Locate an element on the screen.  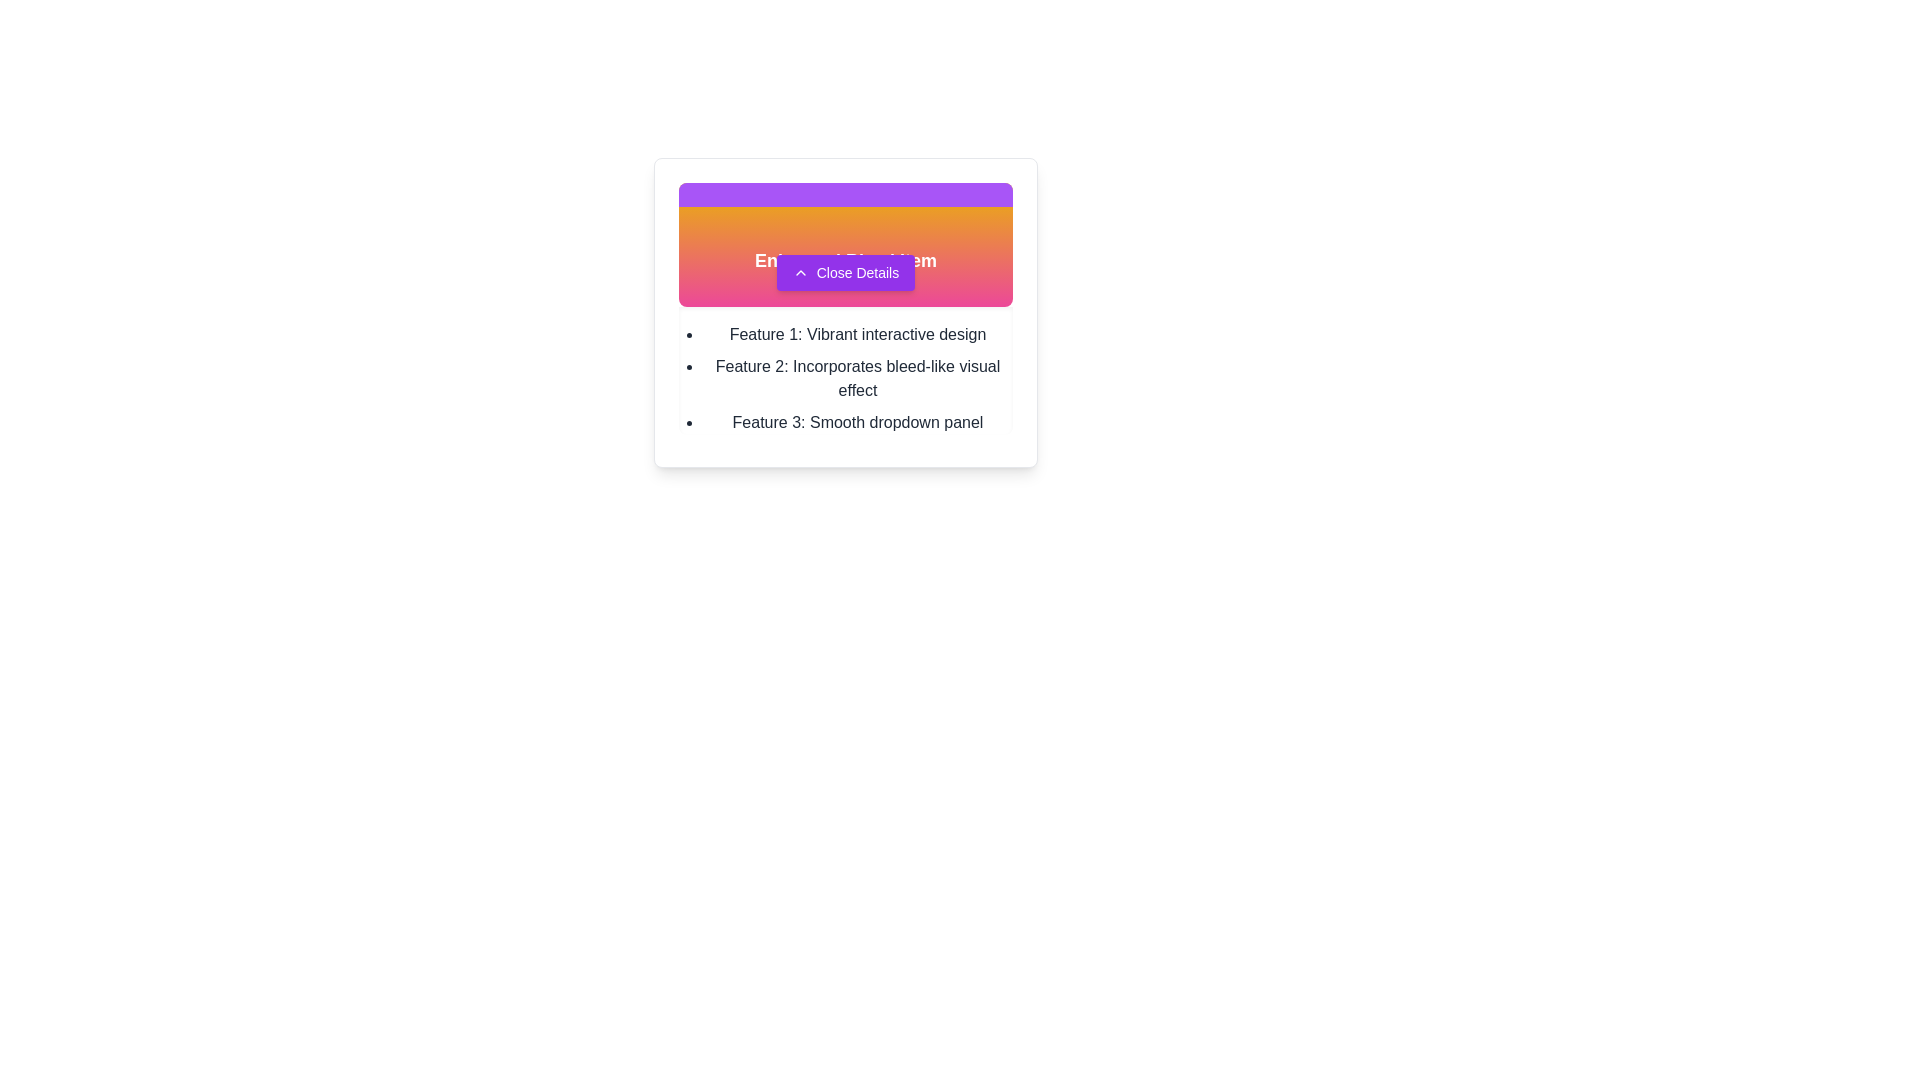
the textual list item reading 'Feature 3: Smooth dropdown panel', which is the third item in a bullet-point list is located at coordinates (858, 422).